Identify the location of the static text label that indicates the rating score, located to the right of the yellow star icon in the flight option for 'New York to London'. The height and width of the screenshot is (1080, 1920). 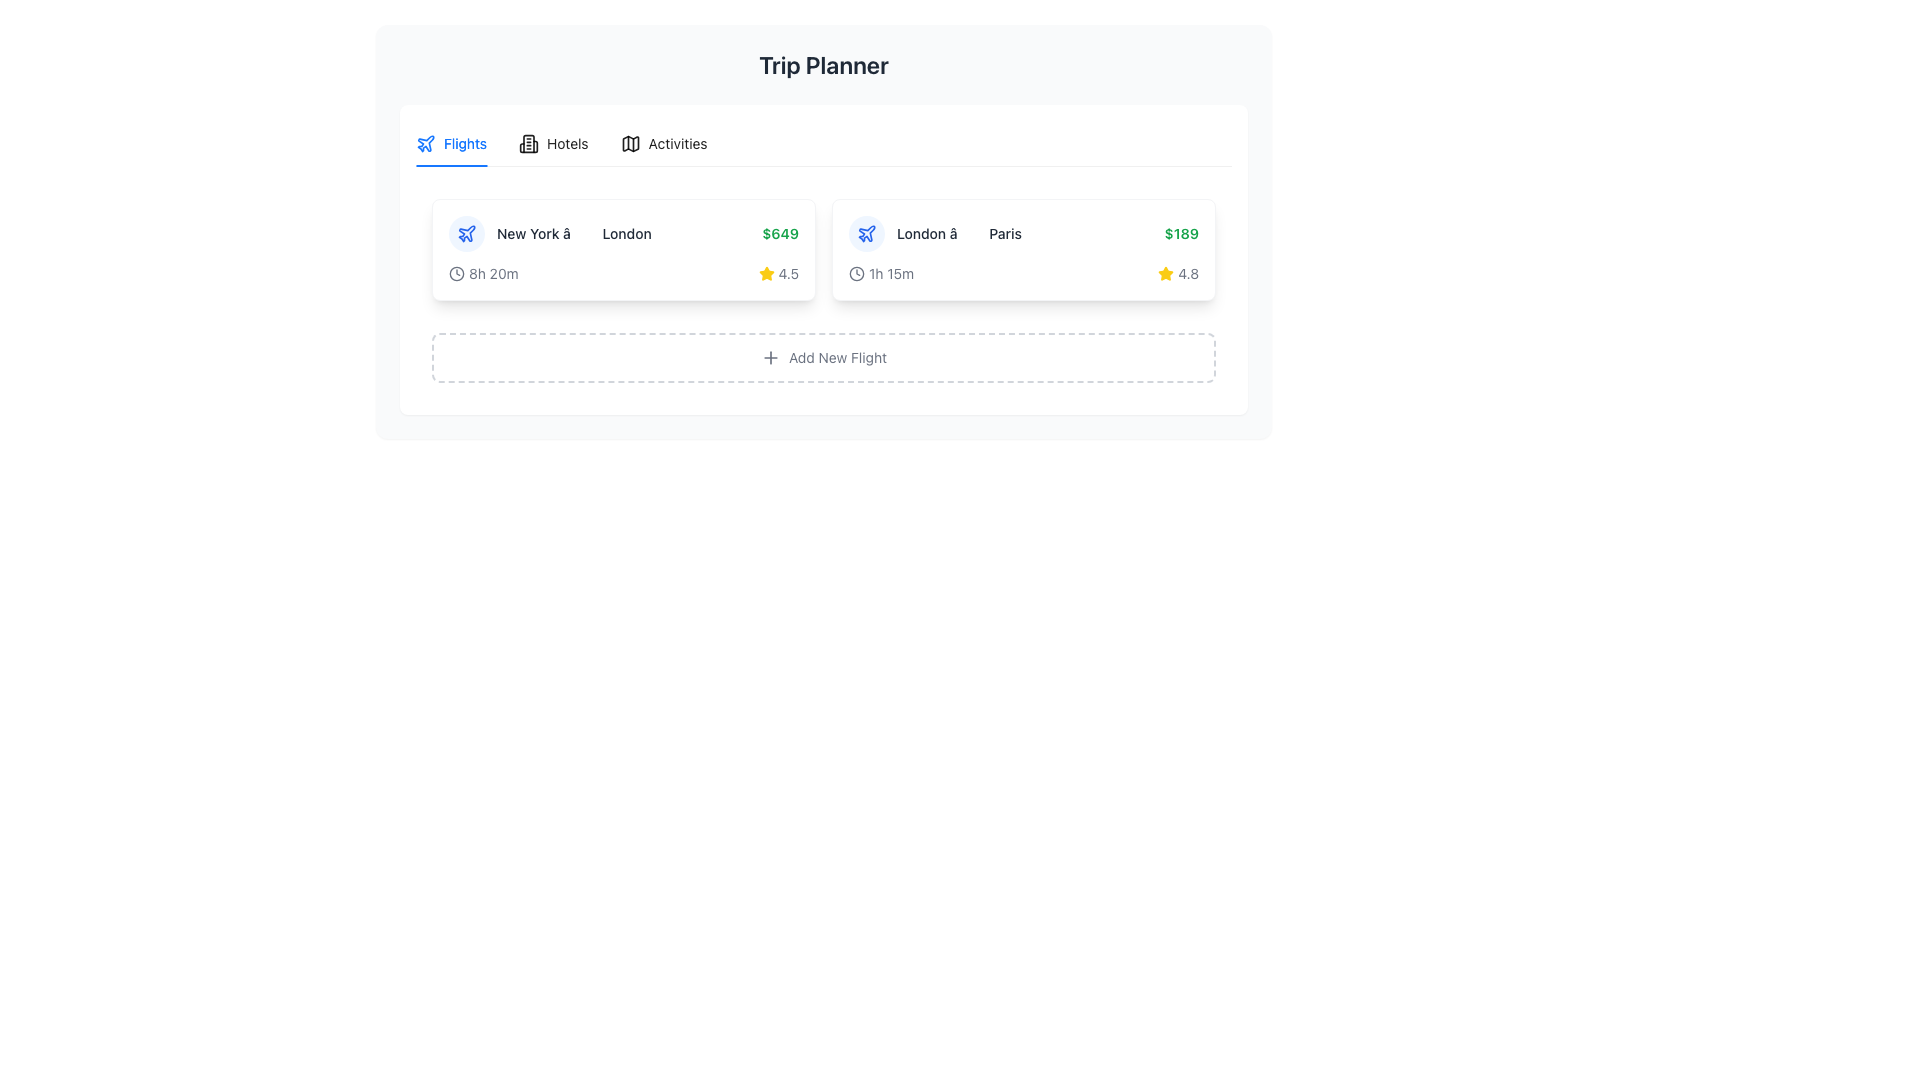
(787, 273).